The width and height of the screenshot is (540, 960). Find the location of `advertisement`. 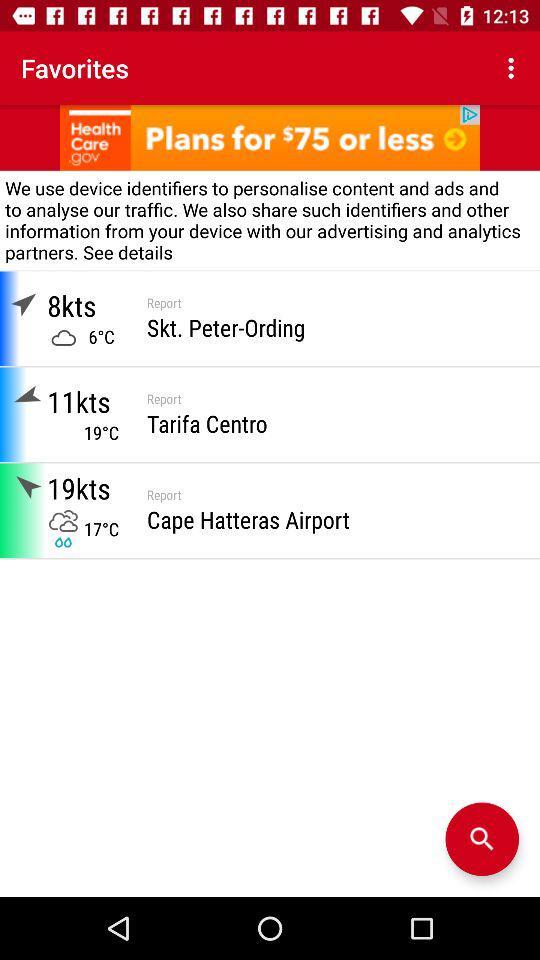

advertisement is located at coordinates (270, 136).